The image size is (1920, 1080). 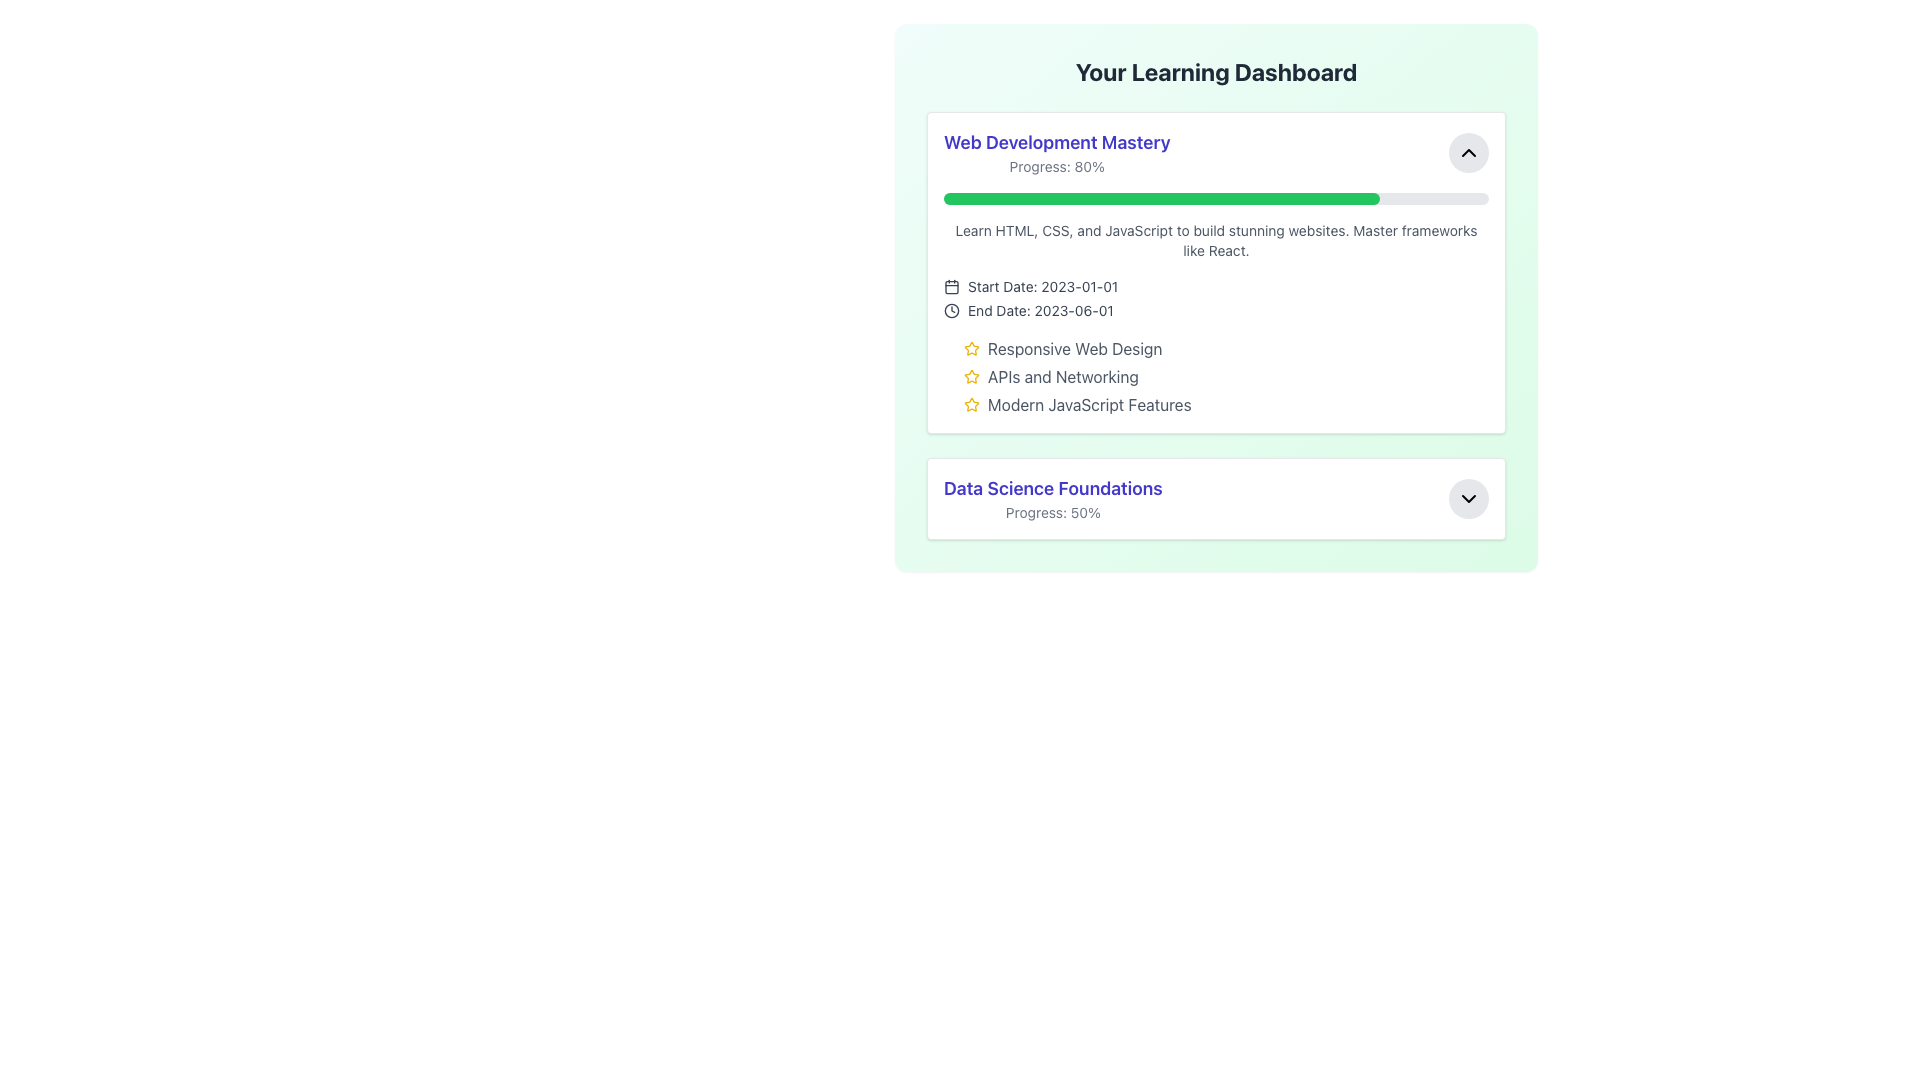 I want to click on the textual display element that presents the title and current progress of the course 'Data Science Foundations', so click(x=1052, y=497).